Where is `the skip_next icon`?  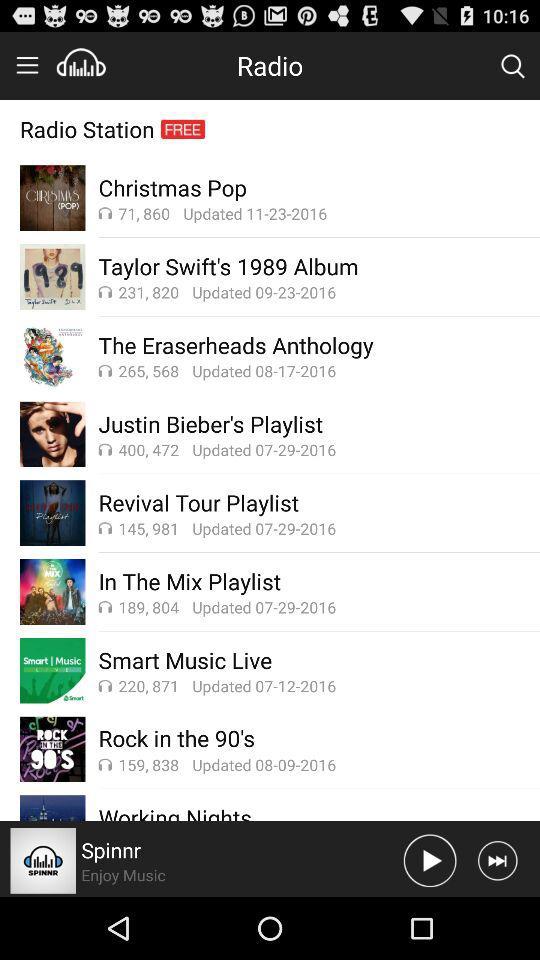
the skip_next icon is located at coordinates (496, 921).